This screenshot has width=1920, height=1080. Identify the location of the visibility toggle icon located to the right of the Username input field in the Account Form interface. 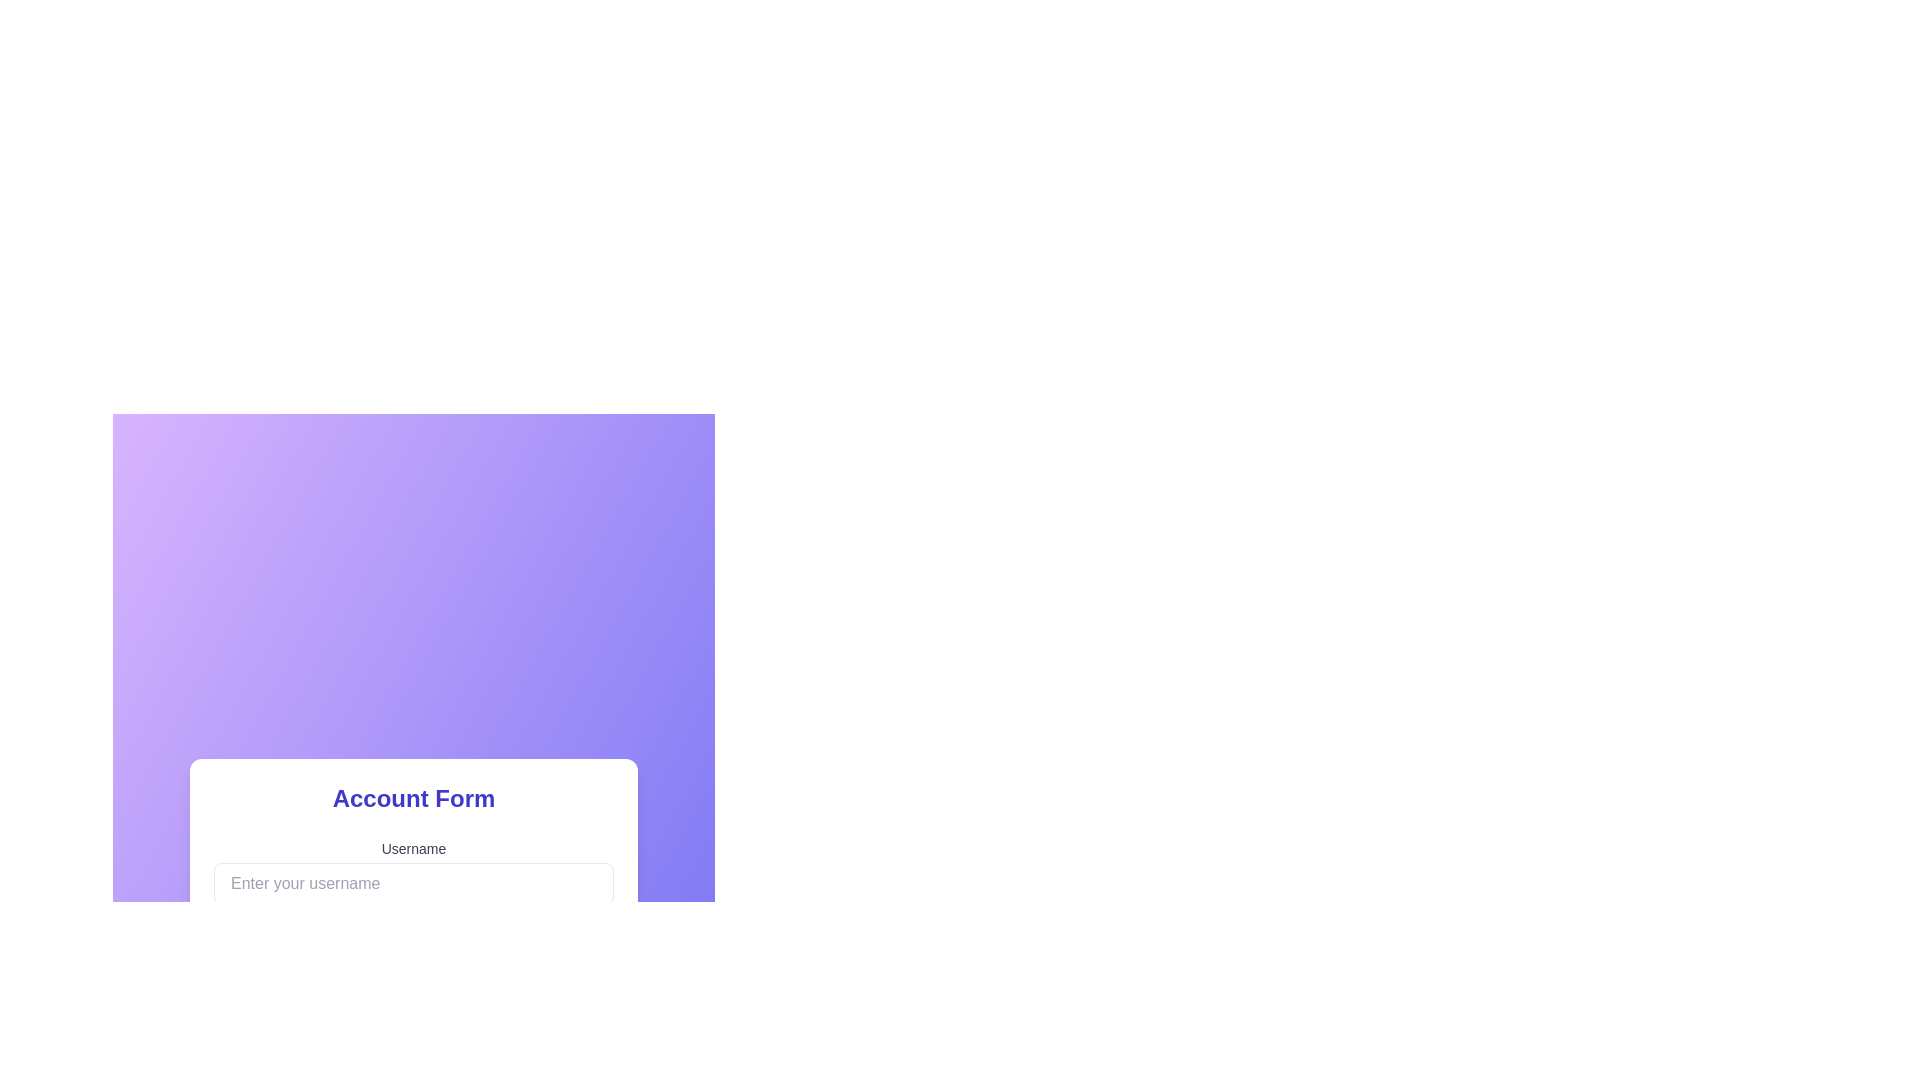
(594, 1047).